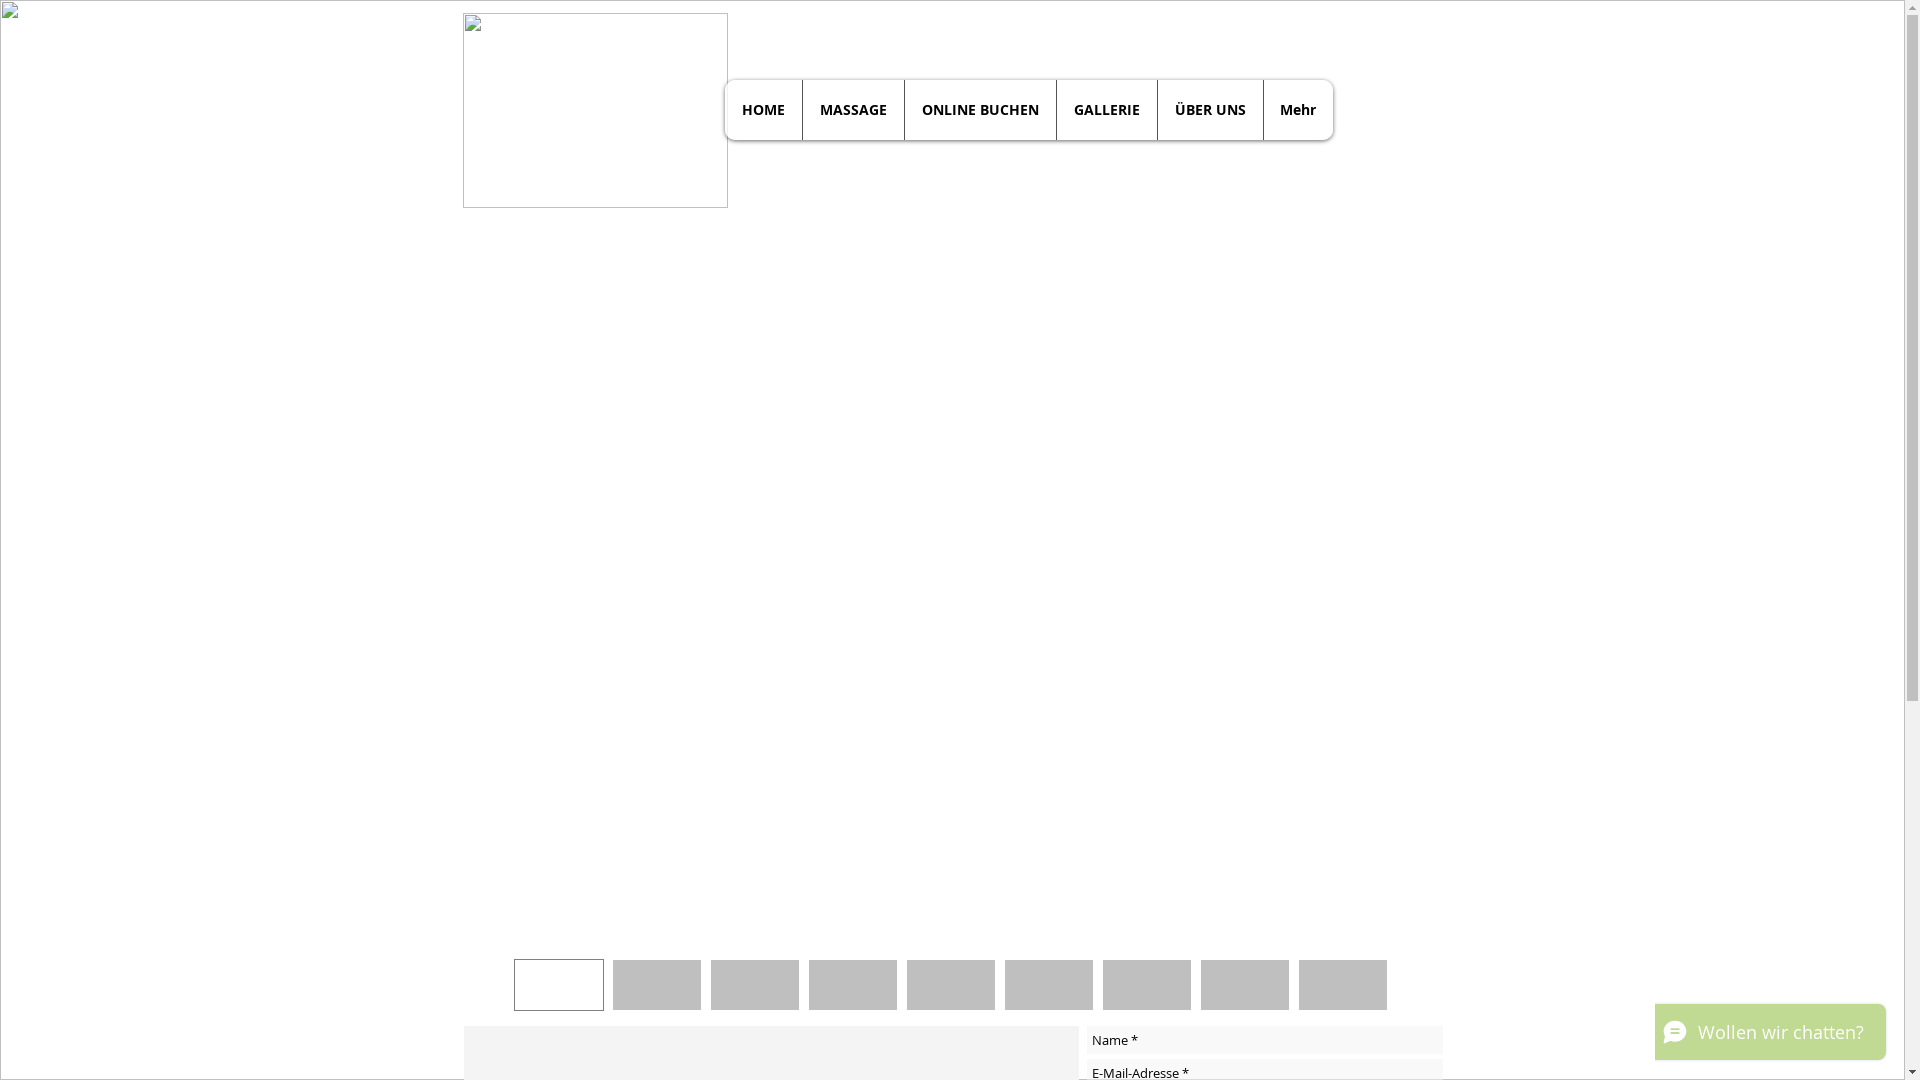 The image size is (1920, 1080). I want to click on 'ONLINE BUCHEN', so click(979, 110).